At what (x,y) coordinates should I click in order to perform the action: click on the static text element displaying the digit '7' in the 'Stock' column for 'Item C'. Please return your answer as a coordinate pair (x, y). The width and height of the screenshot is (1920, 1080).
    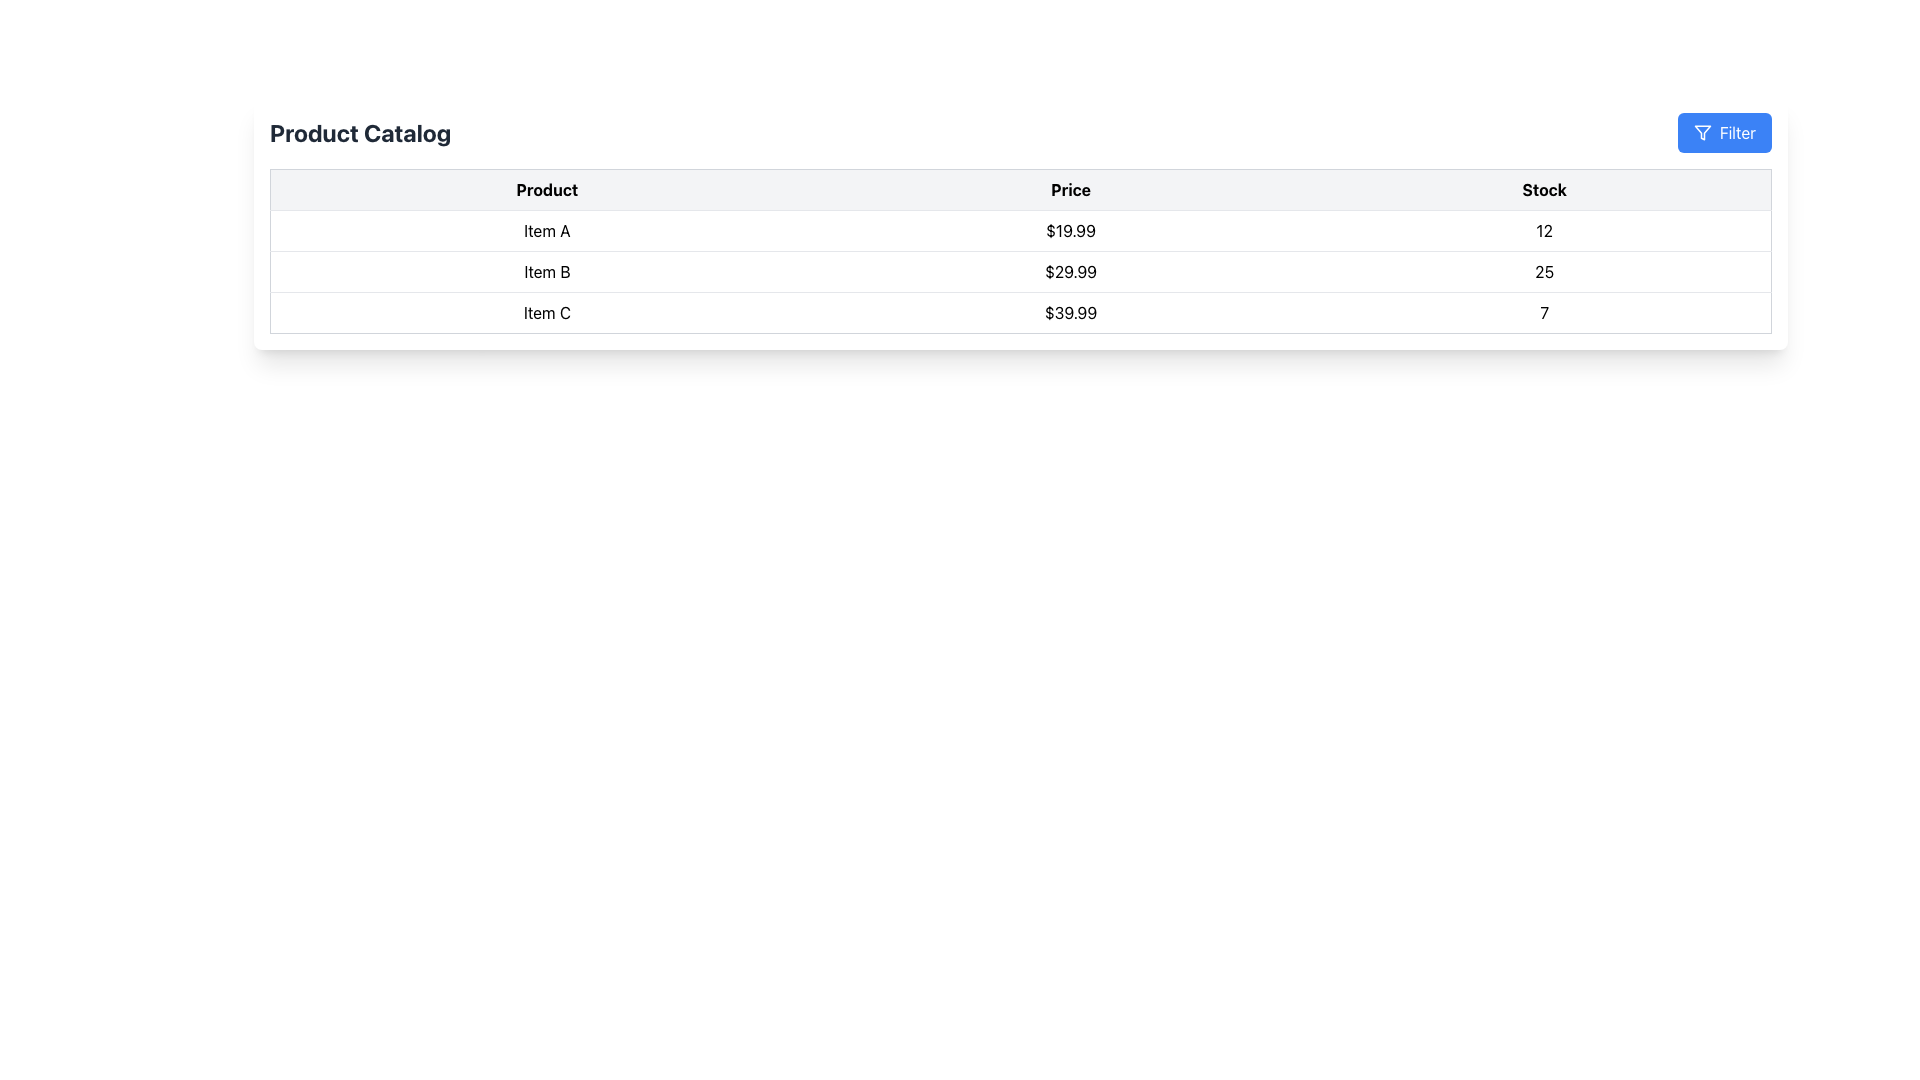
    Looking at the image, I should click on (1544, 312).